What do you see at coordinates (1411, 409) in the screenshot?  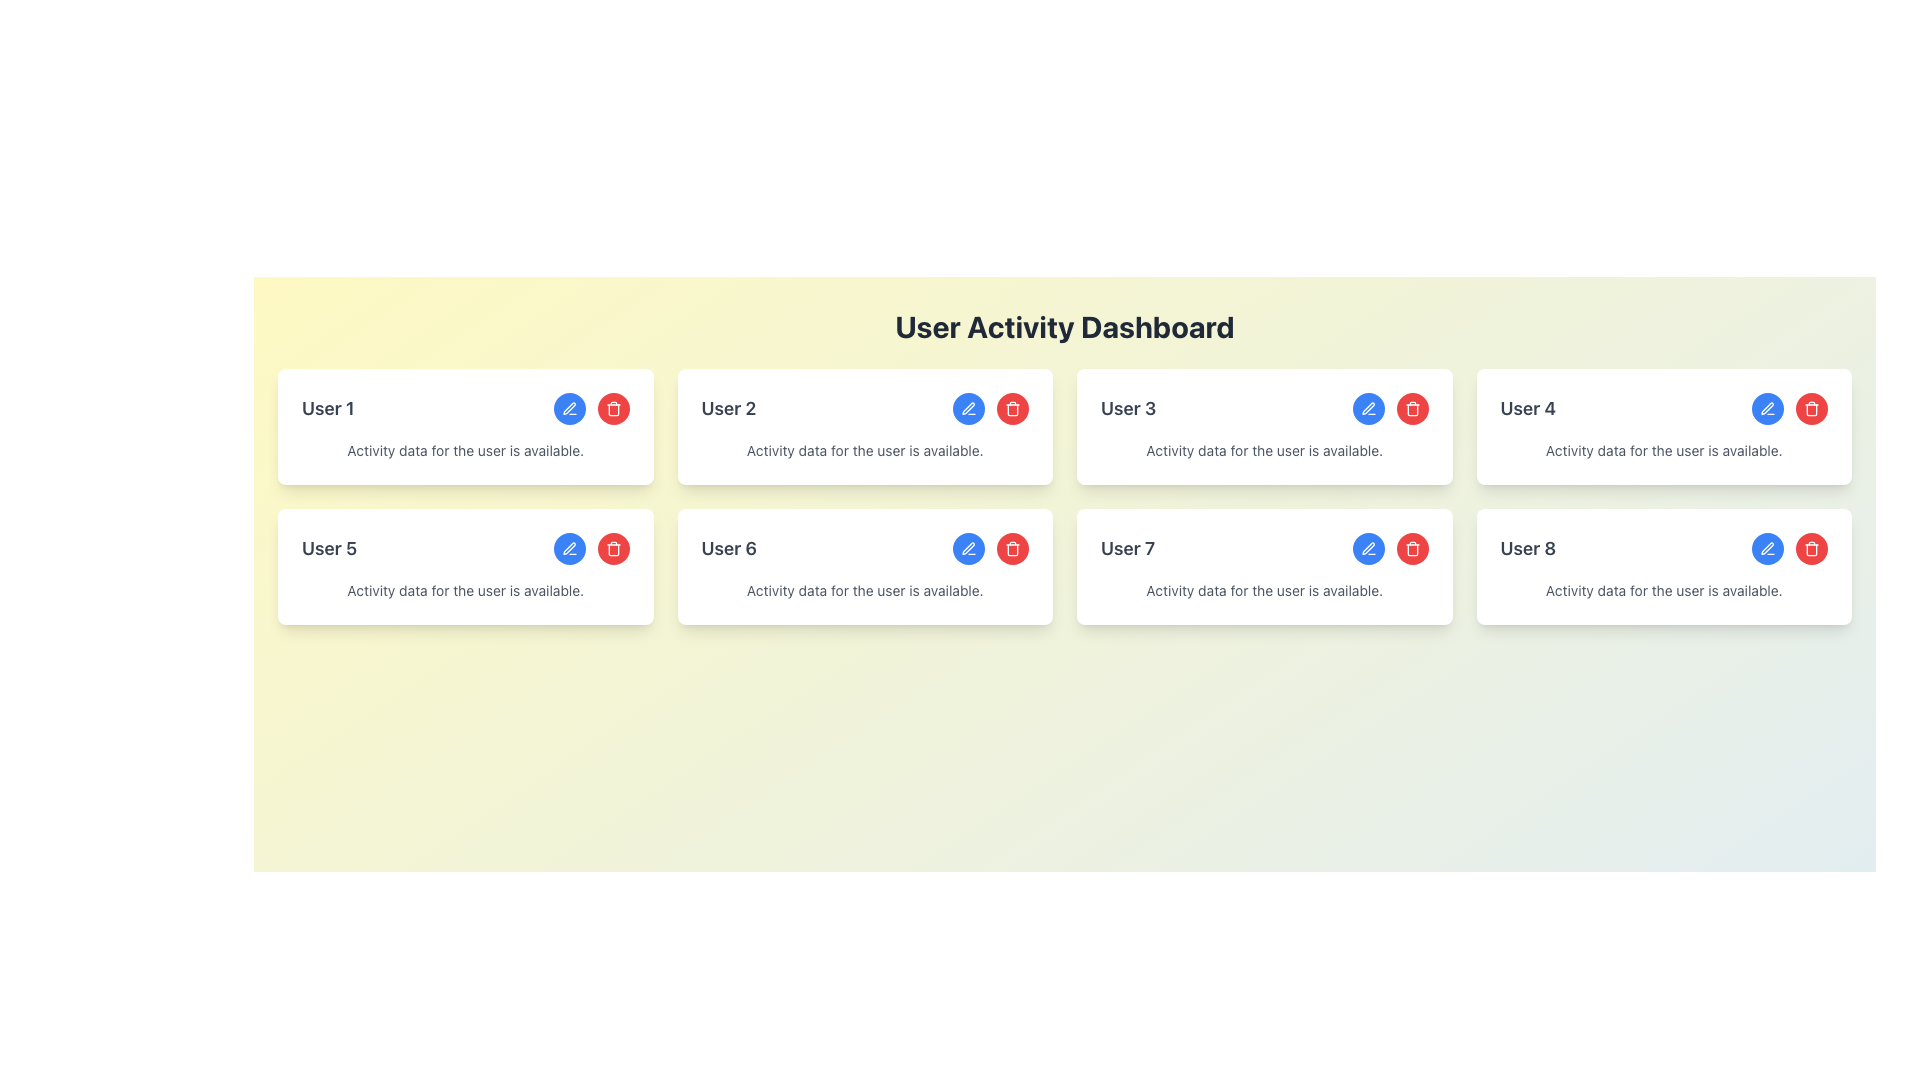 I see `the trash can icon located in the top right corner of the fourth user card in the first row` at bounding box center [1411, 409].